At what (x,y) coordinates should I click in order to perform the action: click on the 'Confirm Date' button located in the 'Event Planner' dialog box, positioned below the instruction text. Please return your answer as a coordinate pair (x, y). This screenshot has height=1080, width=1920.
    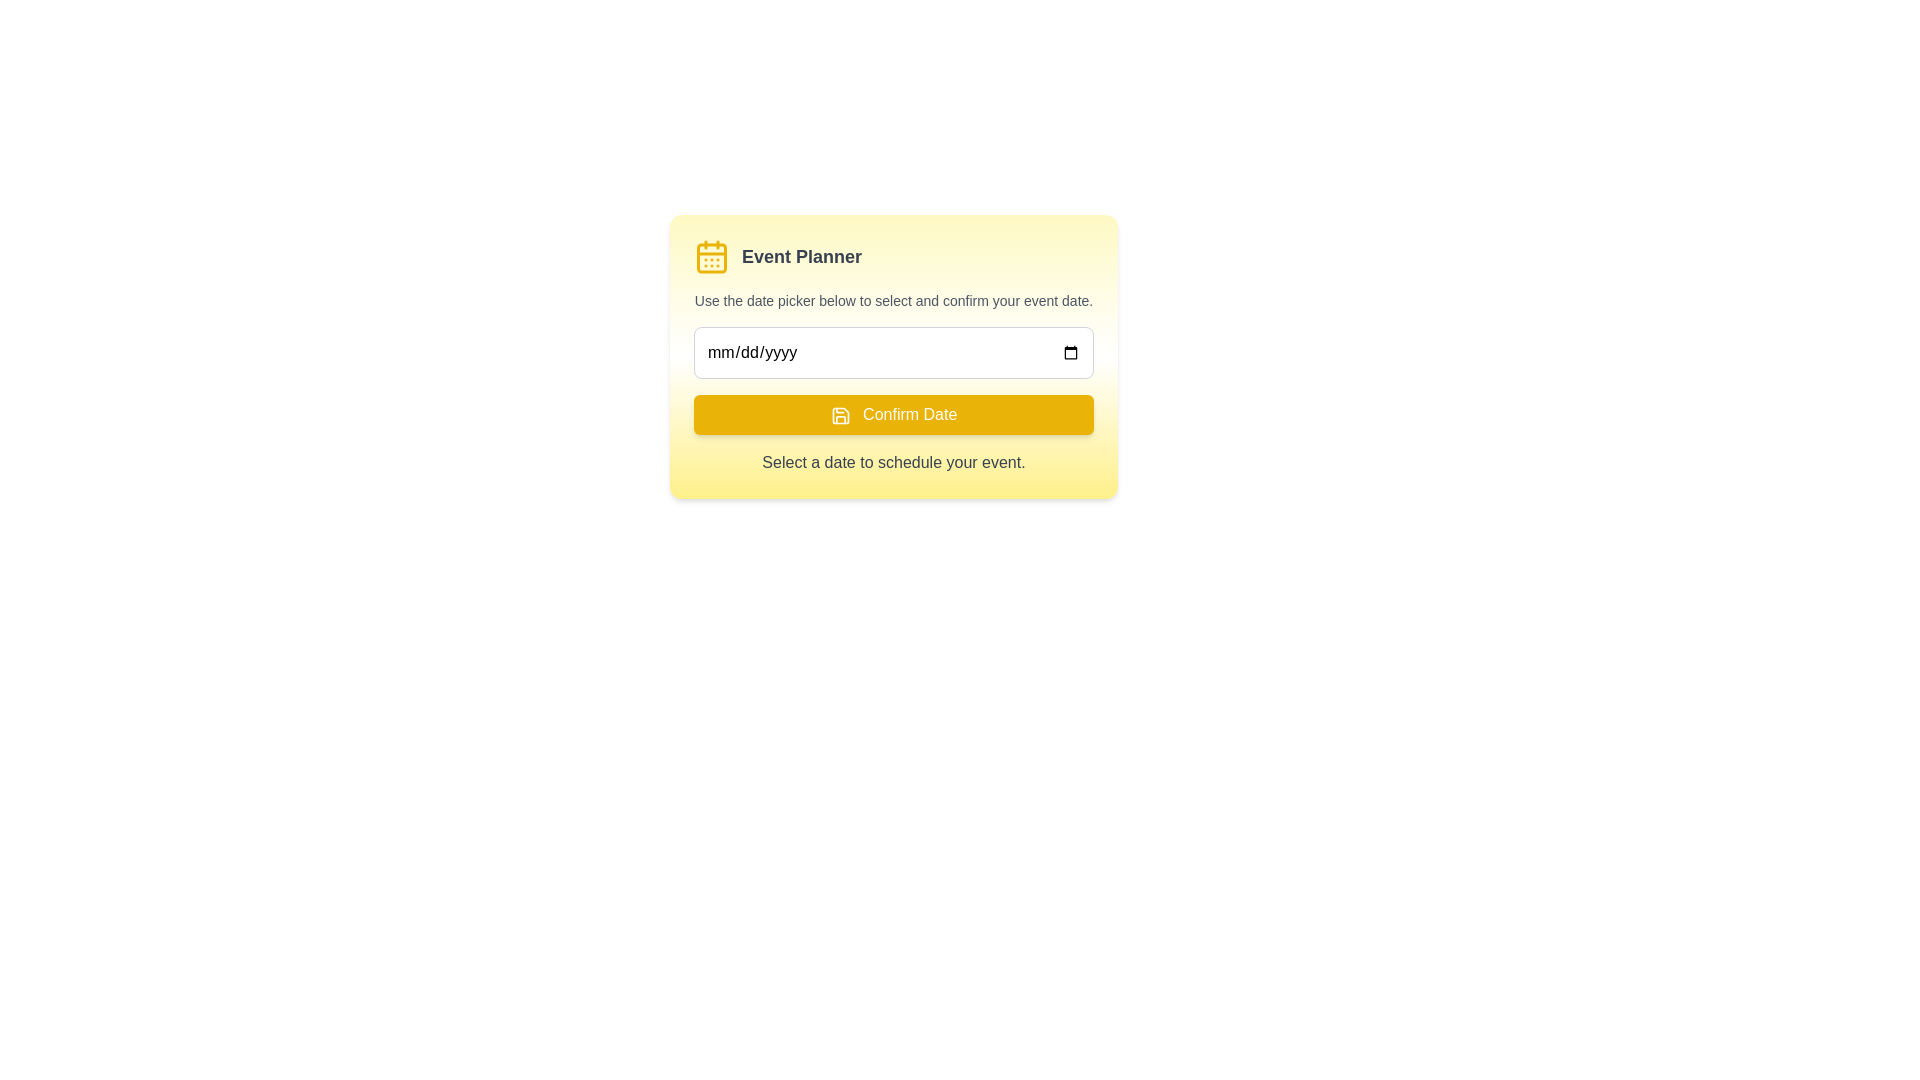
    Looking at the image, I should click on (892, 419).